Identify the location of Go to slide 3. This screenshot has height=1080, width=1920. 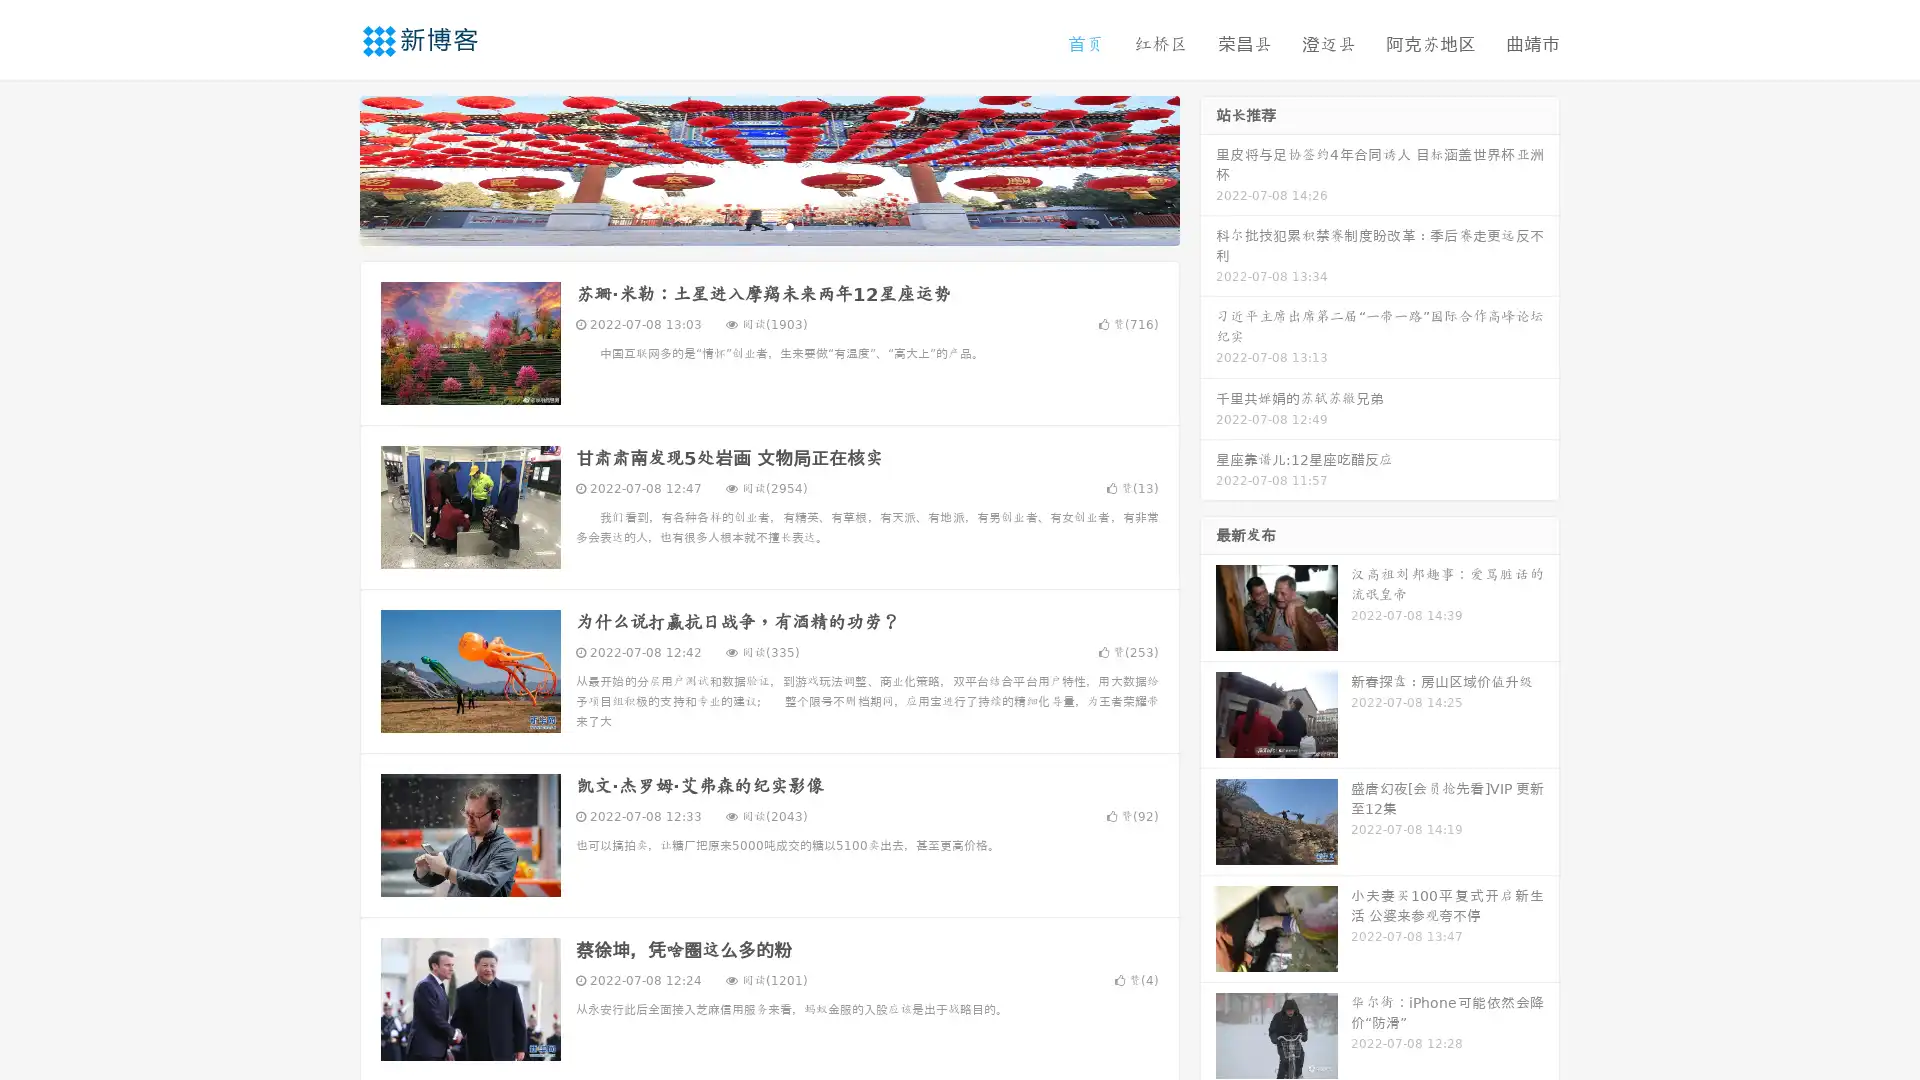
(789, 225).